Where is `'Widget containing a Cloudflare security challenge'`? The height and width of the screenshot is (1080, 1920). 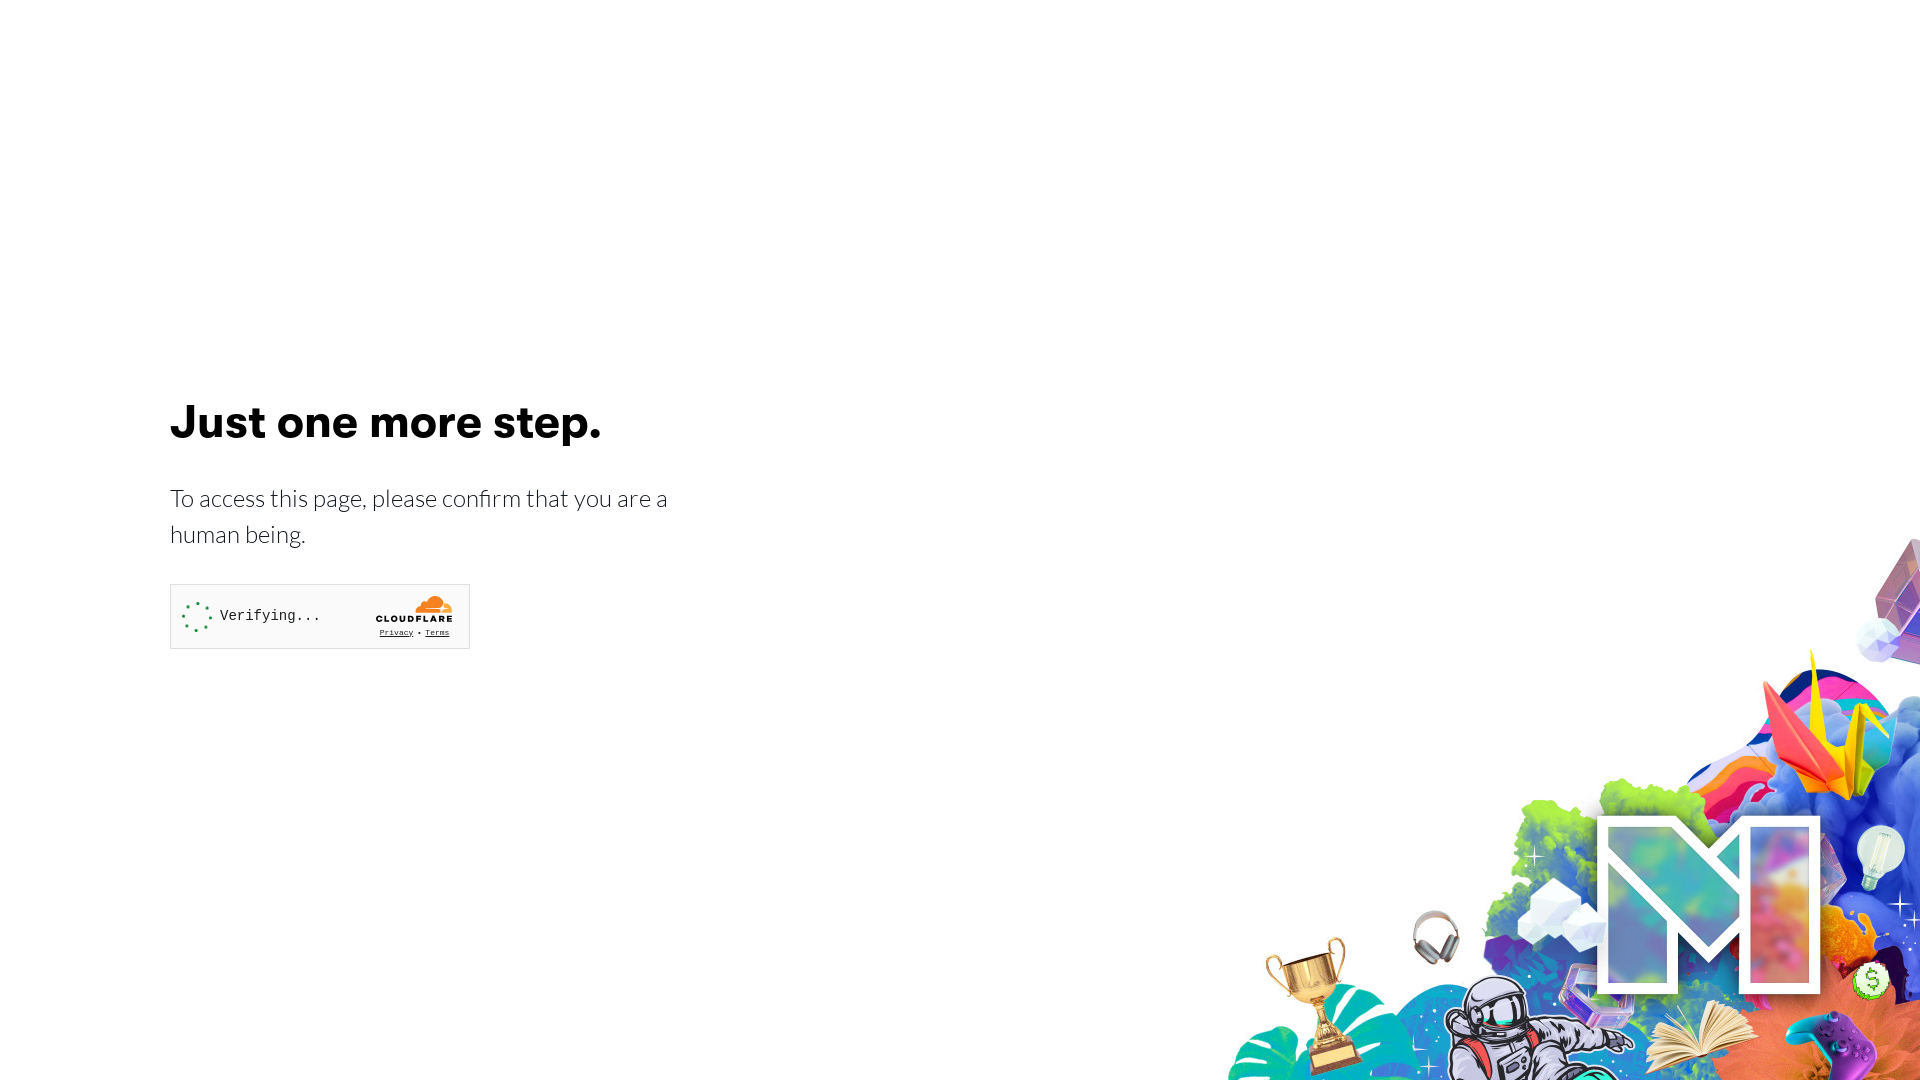 'Widget containing a Cloudflare security challenge' is located at coordinates (320, 615).